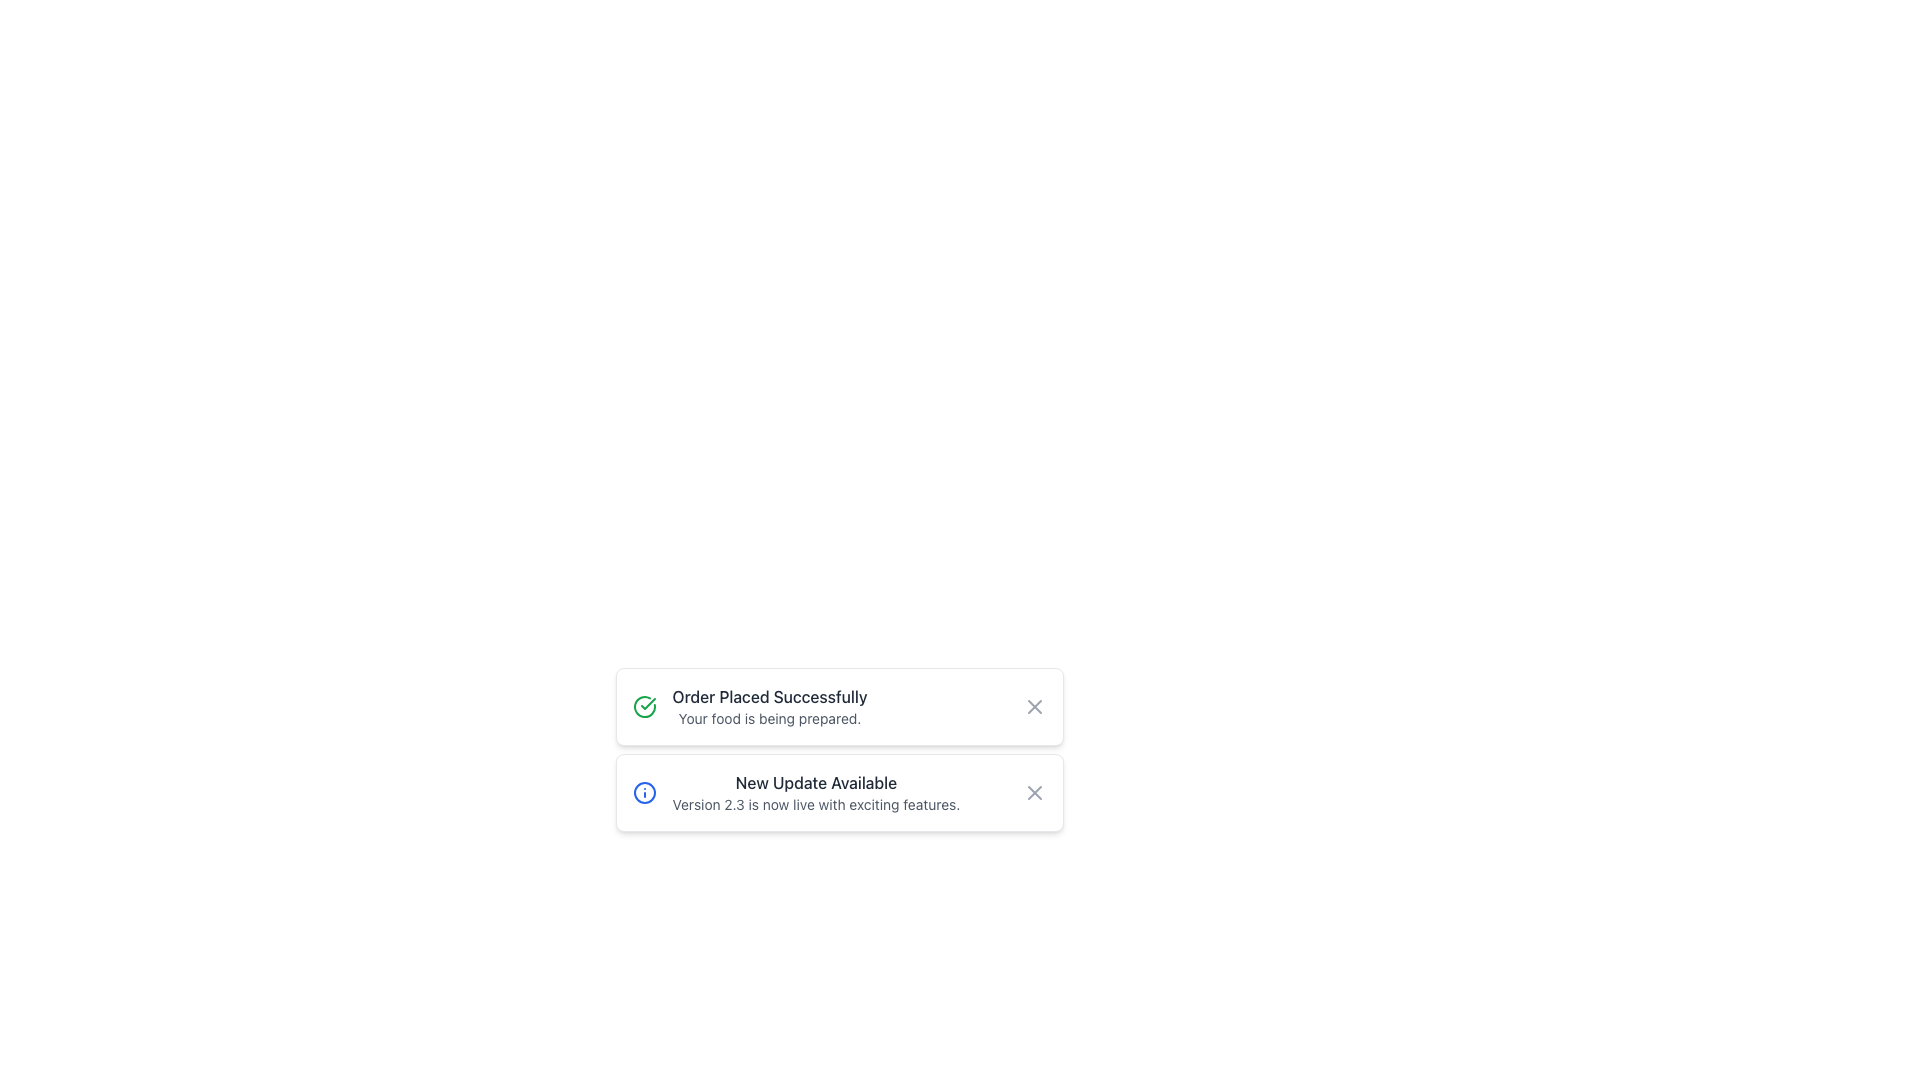  I want to click on the Close button located in the notification area displaying 'Order Placed Successfully', so click(1034, 705).